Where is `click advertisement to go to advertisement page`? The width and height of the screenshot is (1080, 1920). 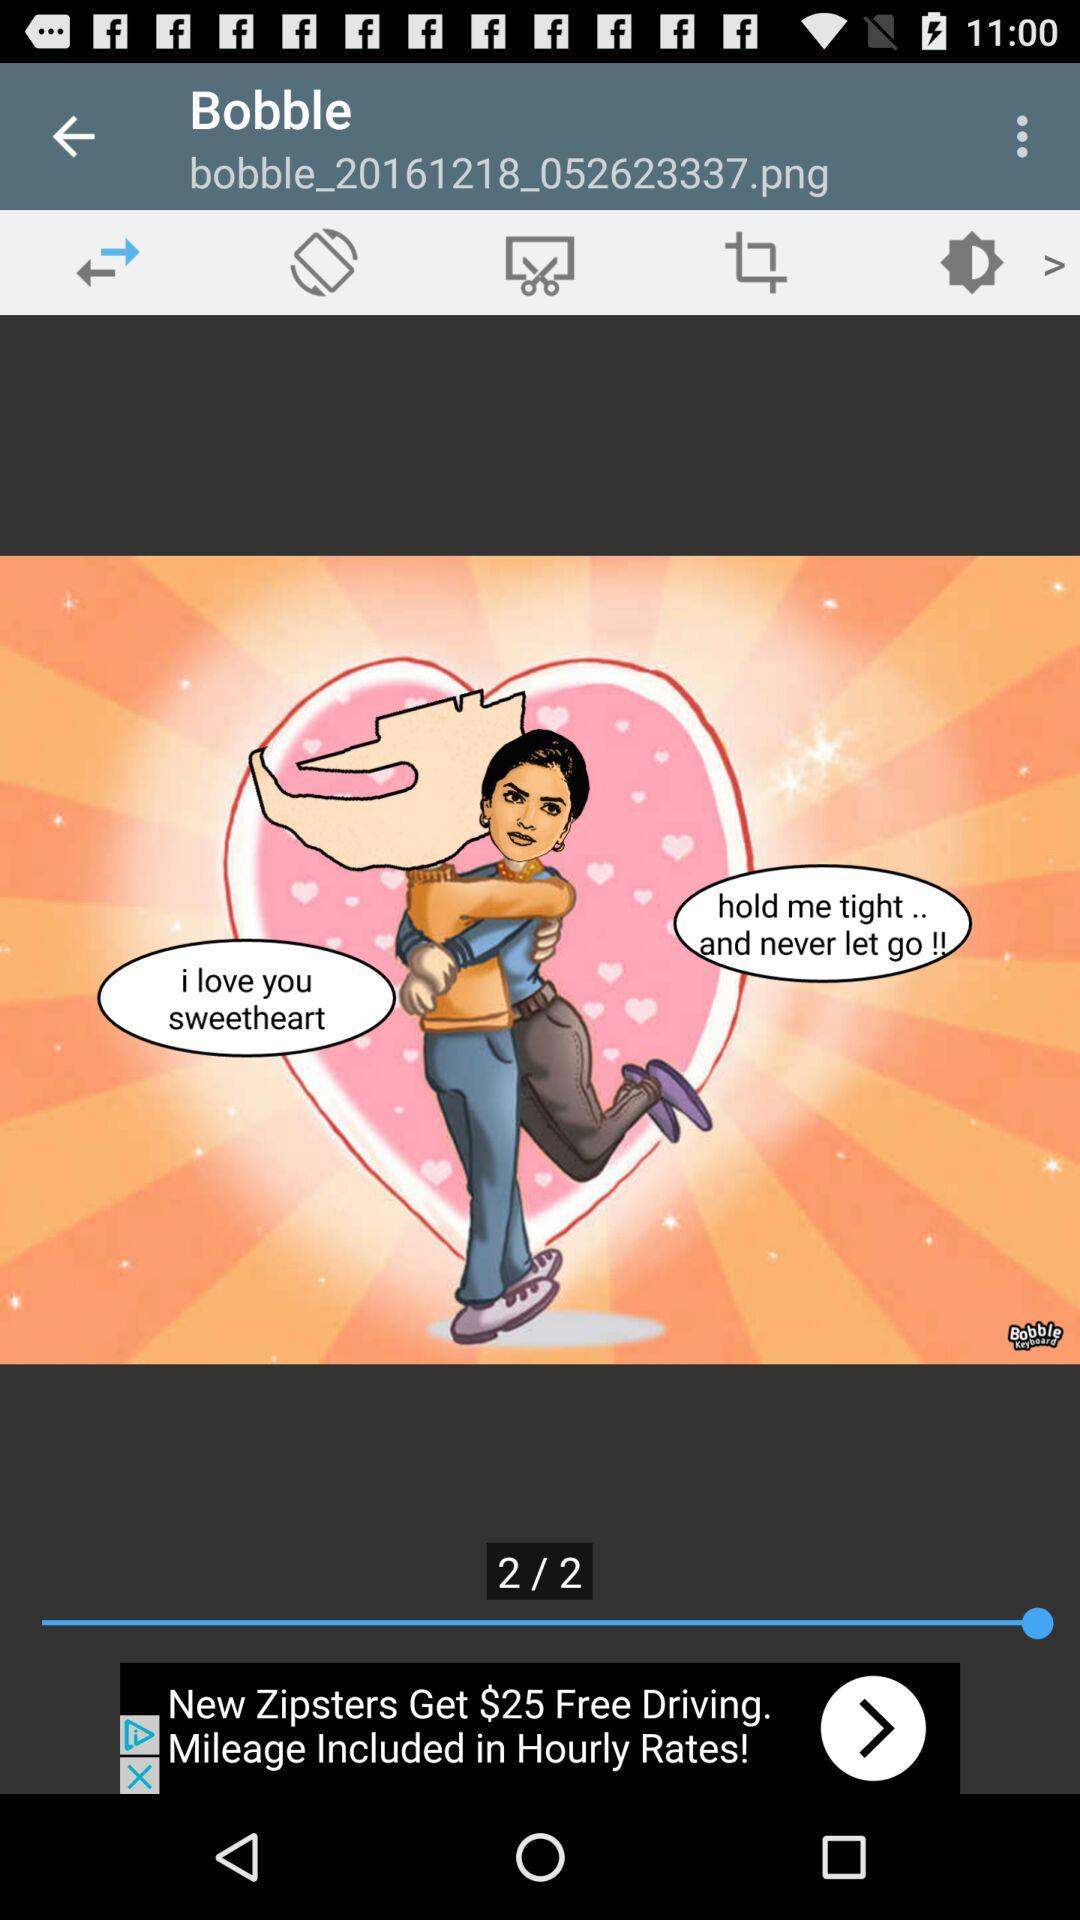 click advertisement to go to advertisement page is located at coordinates (540, 1727).